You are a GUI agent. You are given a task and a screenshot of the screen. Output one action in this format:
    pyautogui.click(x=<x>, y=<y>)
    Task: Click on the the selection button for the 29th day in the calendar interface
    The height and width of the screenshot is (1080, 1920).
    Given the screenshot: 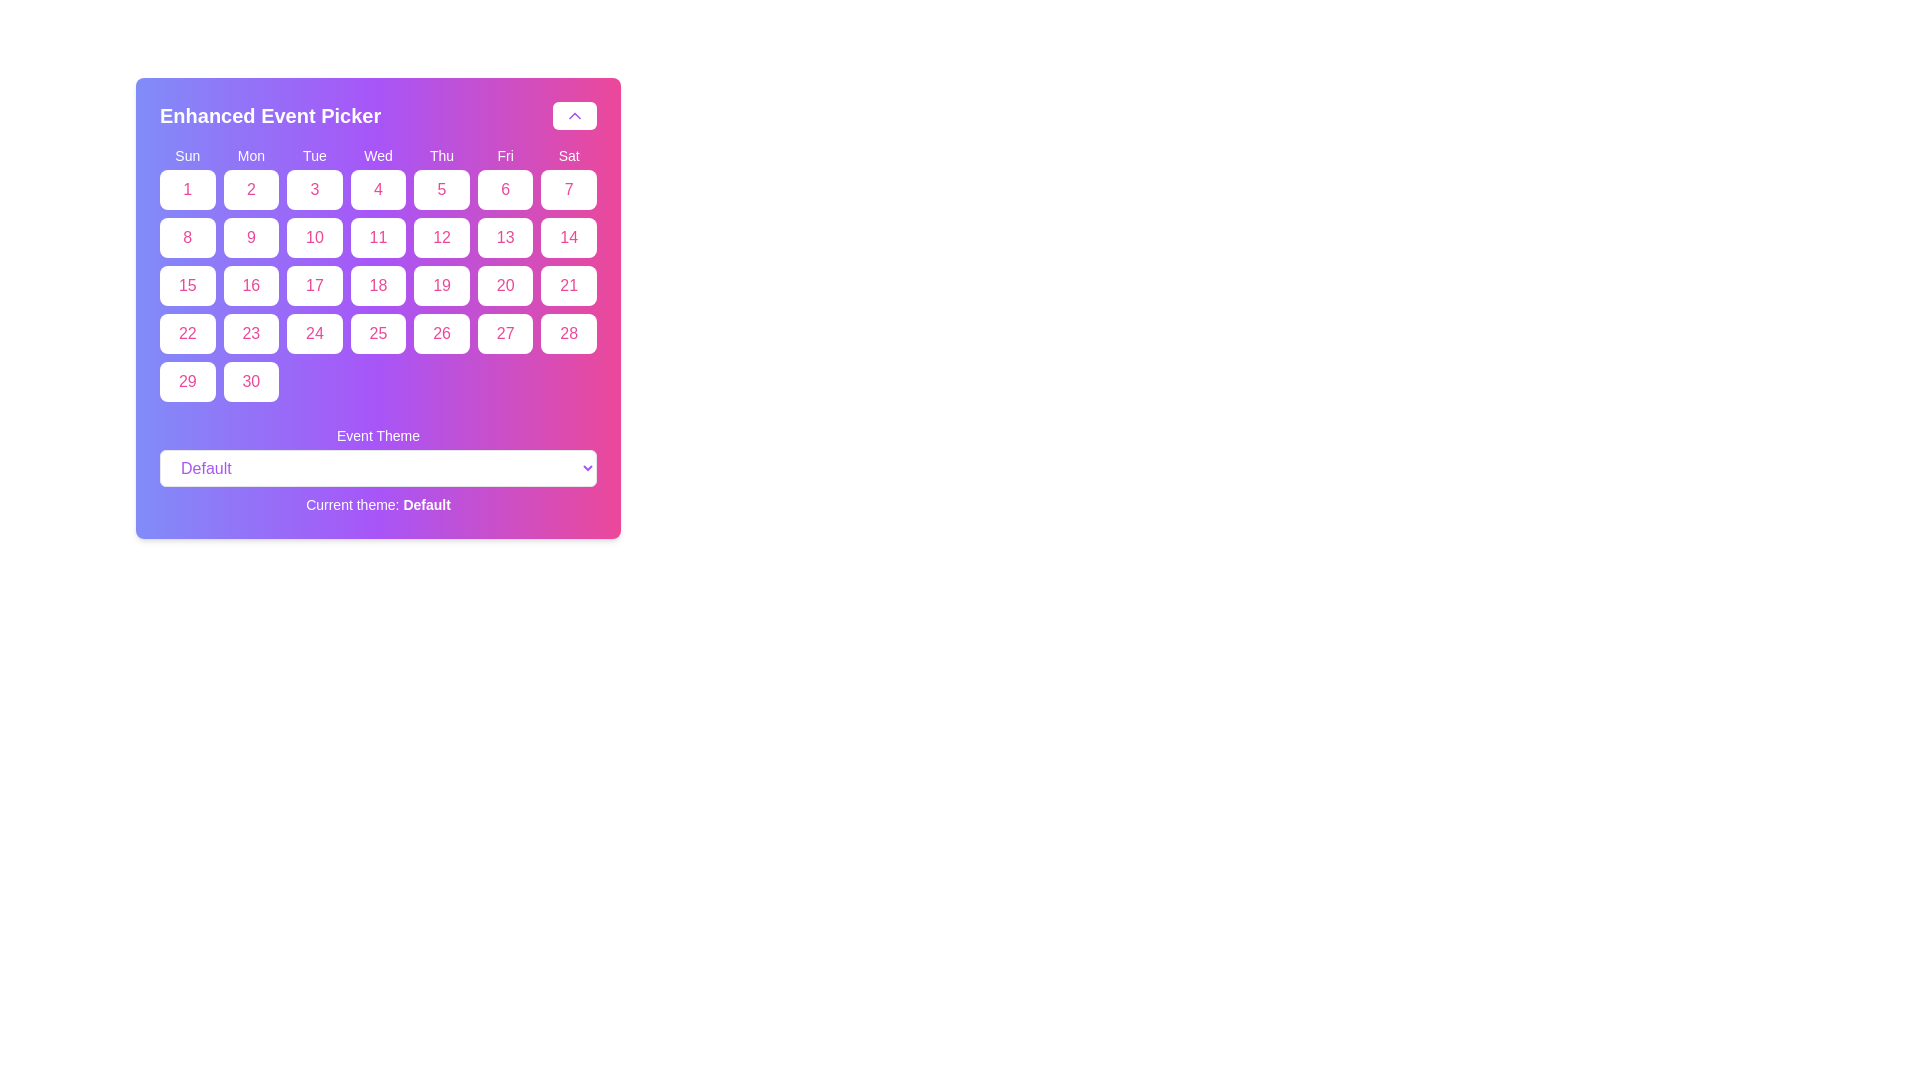 What is the action you would take?
    pyautogui.click(x=187, y=381)
    